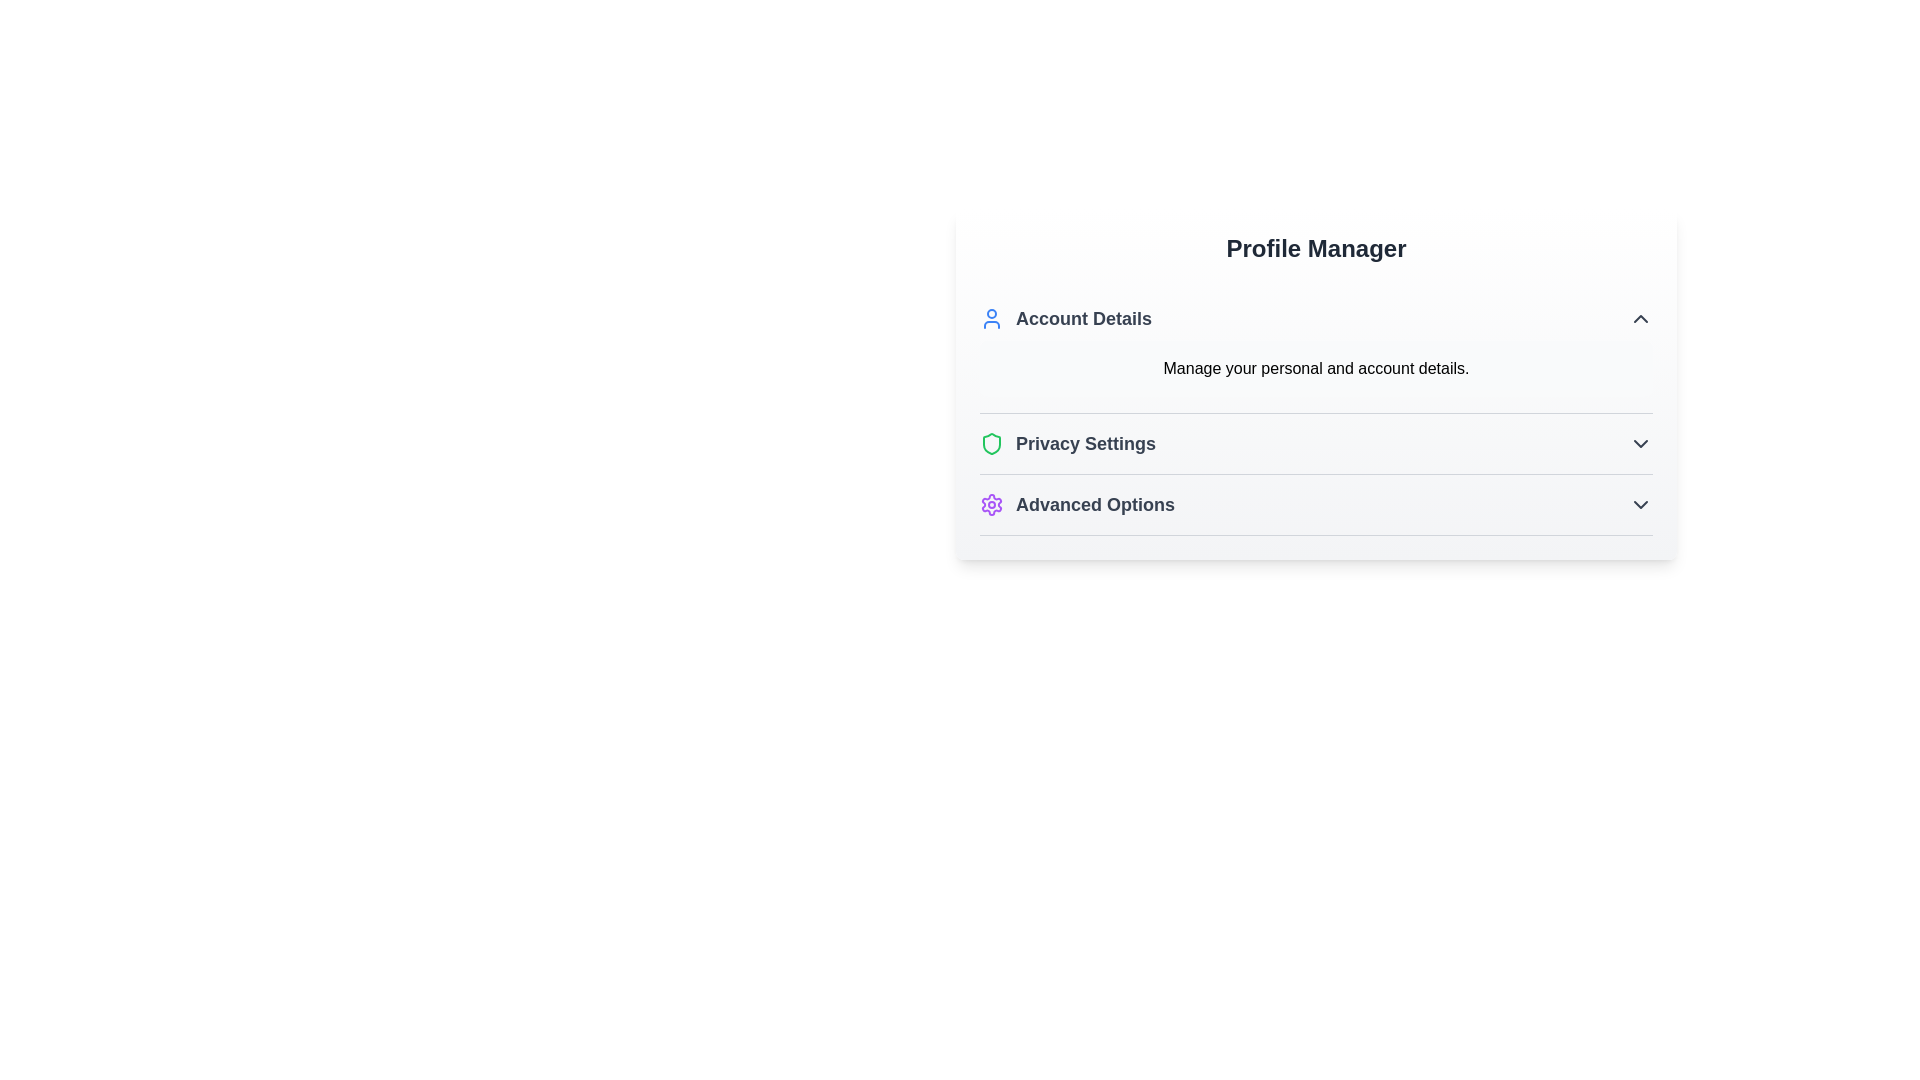  Describe the element at coordinates (1641, 442) in the screenshot. I see `the dropdown toggle icon located at the rightmost position in the 'Privacy Settings' section` at that location.